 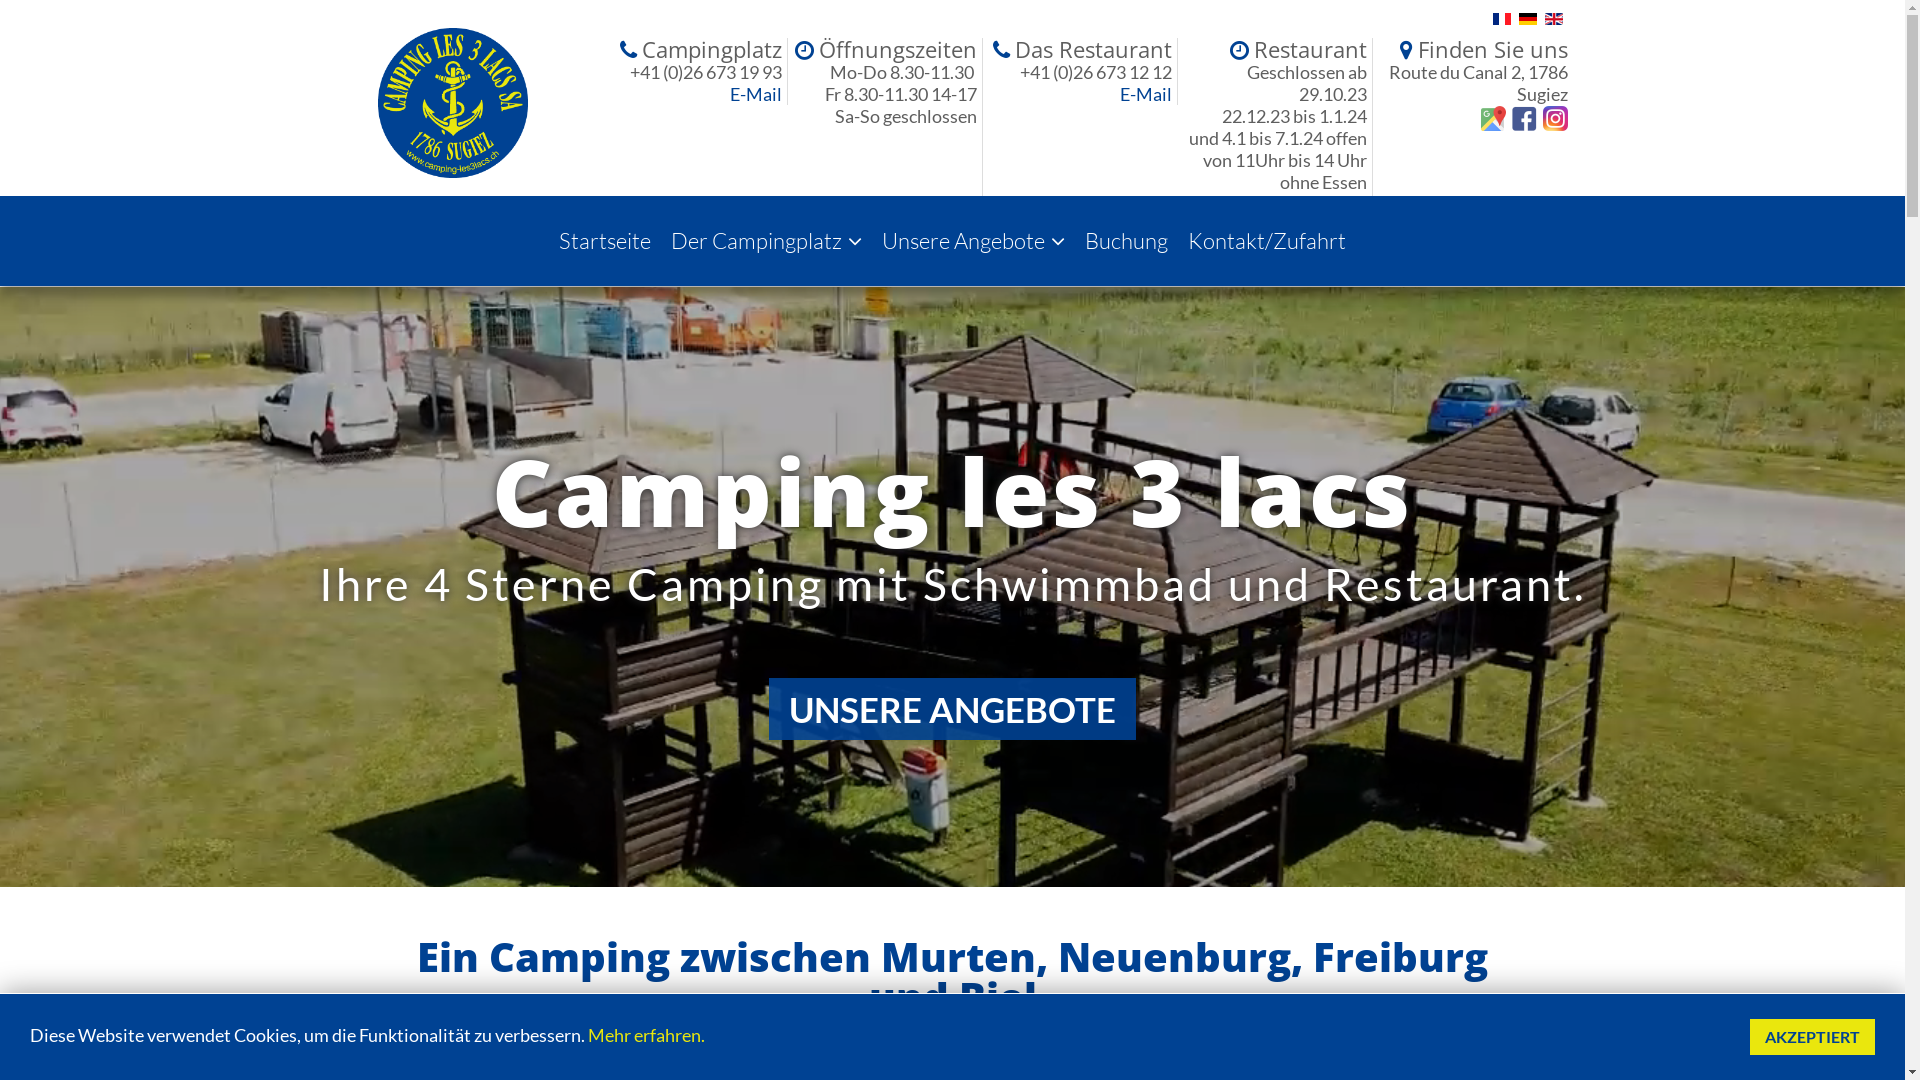 What do you see at coordinates (1266, 239) in the screenshot?
I see `'Kontakt/Zufahrt'` at bounding box center [1266, 239].